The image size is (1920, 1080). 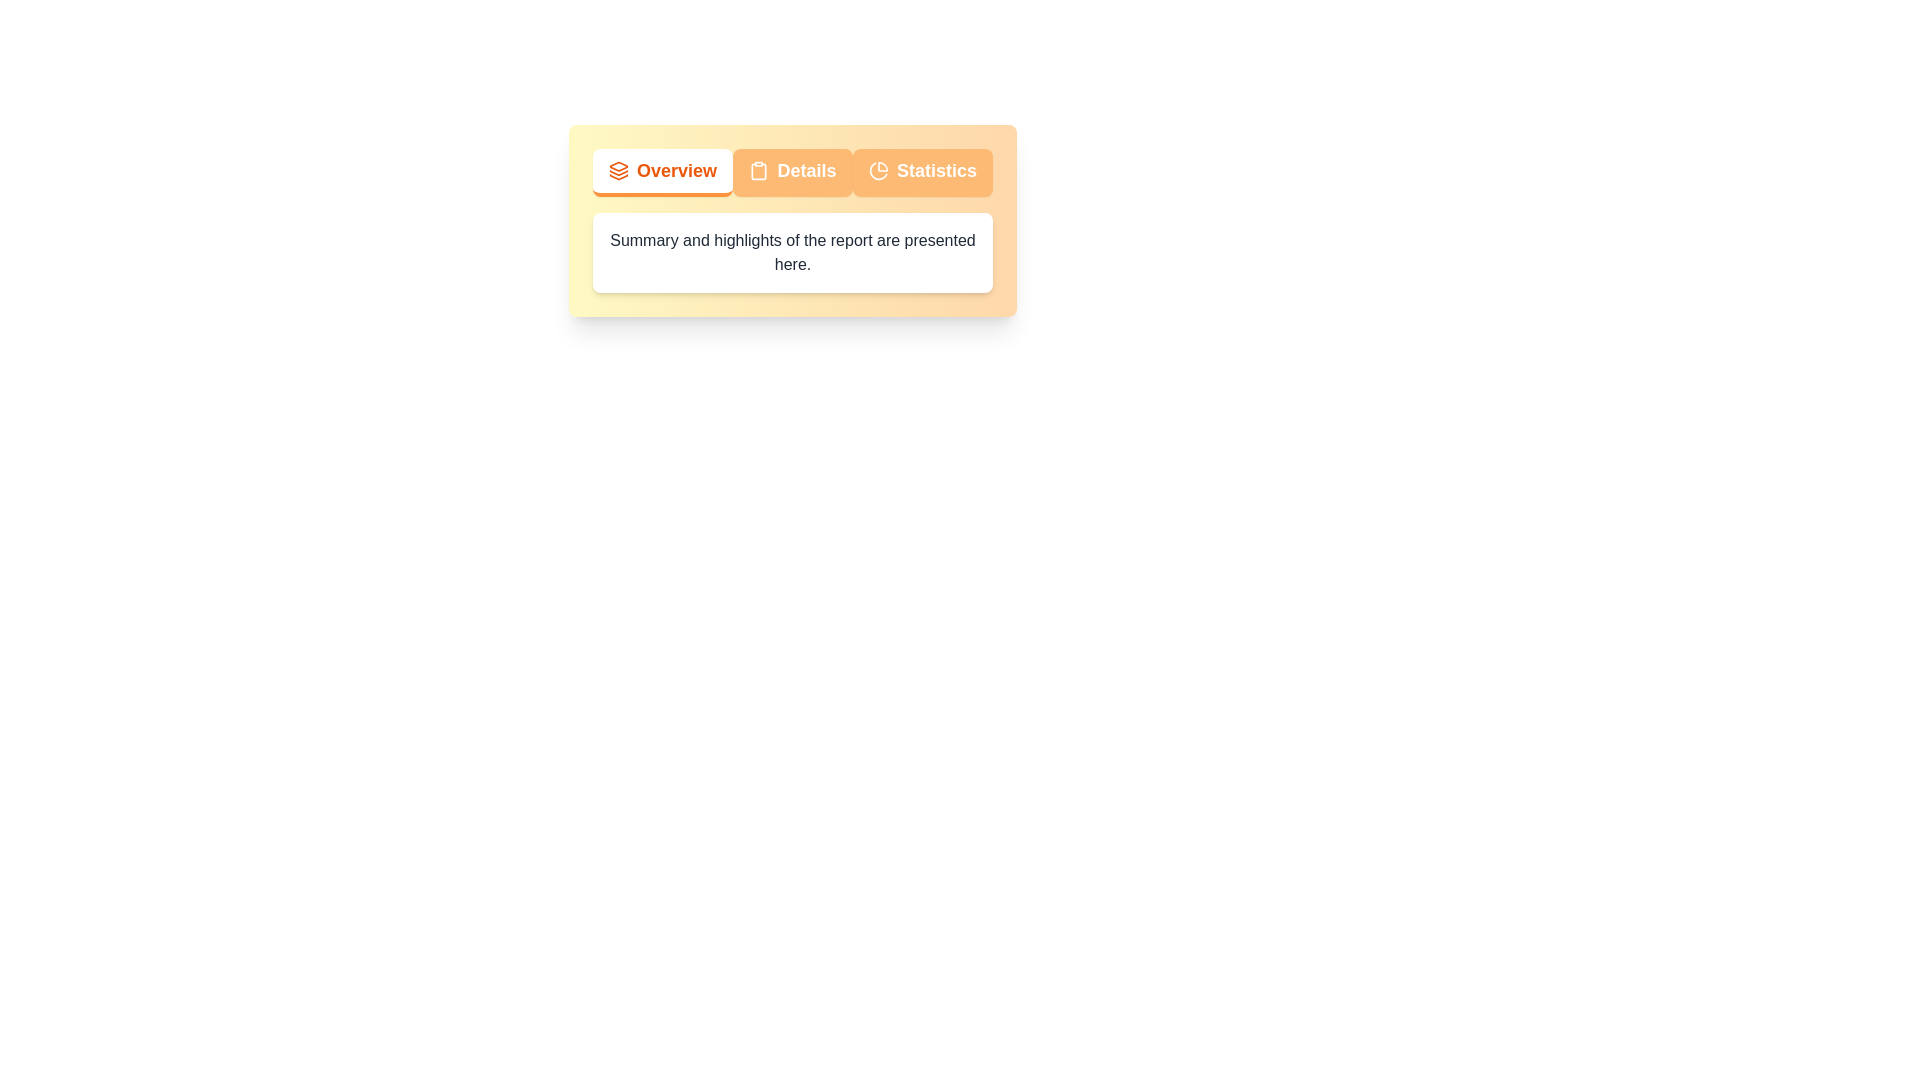 I want to click on the 'Statistics' button which features a pie chart icon with a minimalist outline style and an orange background, so click(x=878, y=169).